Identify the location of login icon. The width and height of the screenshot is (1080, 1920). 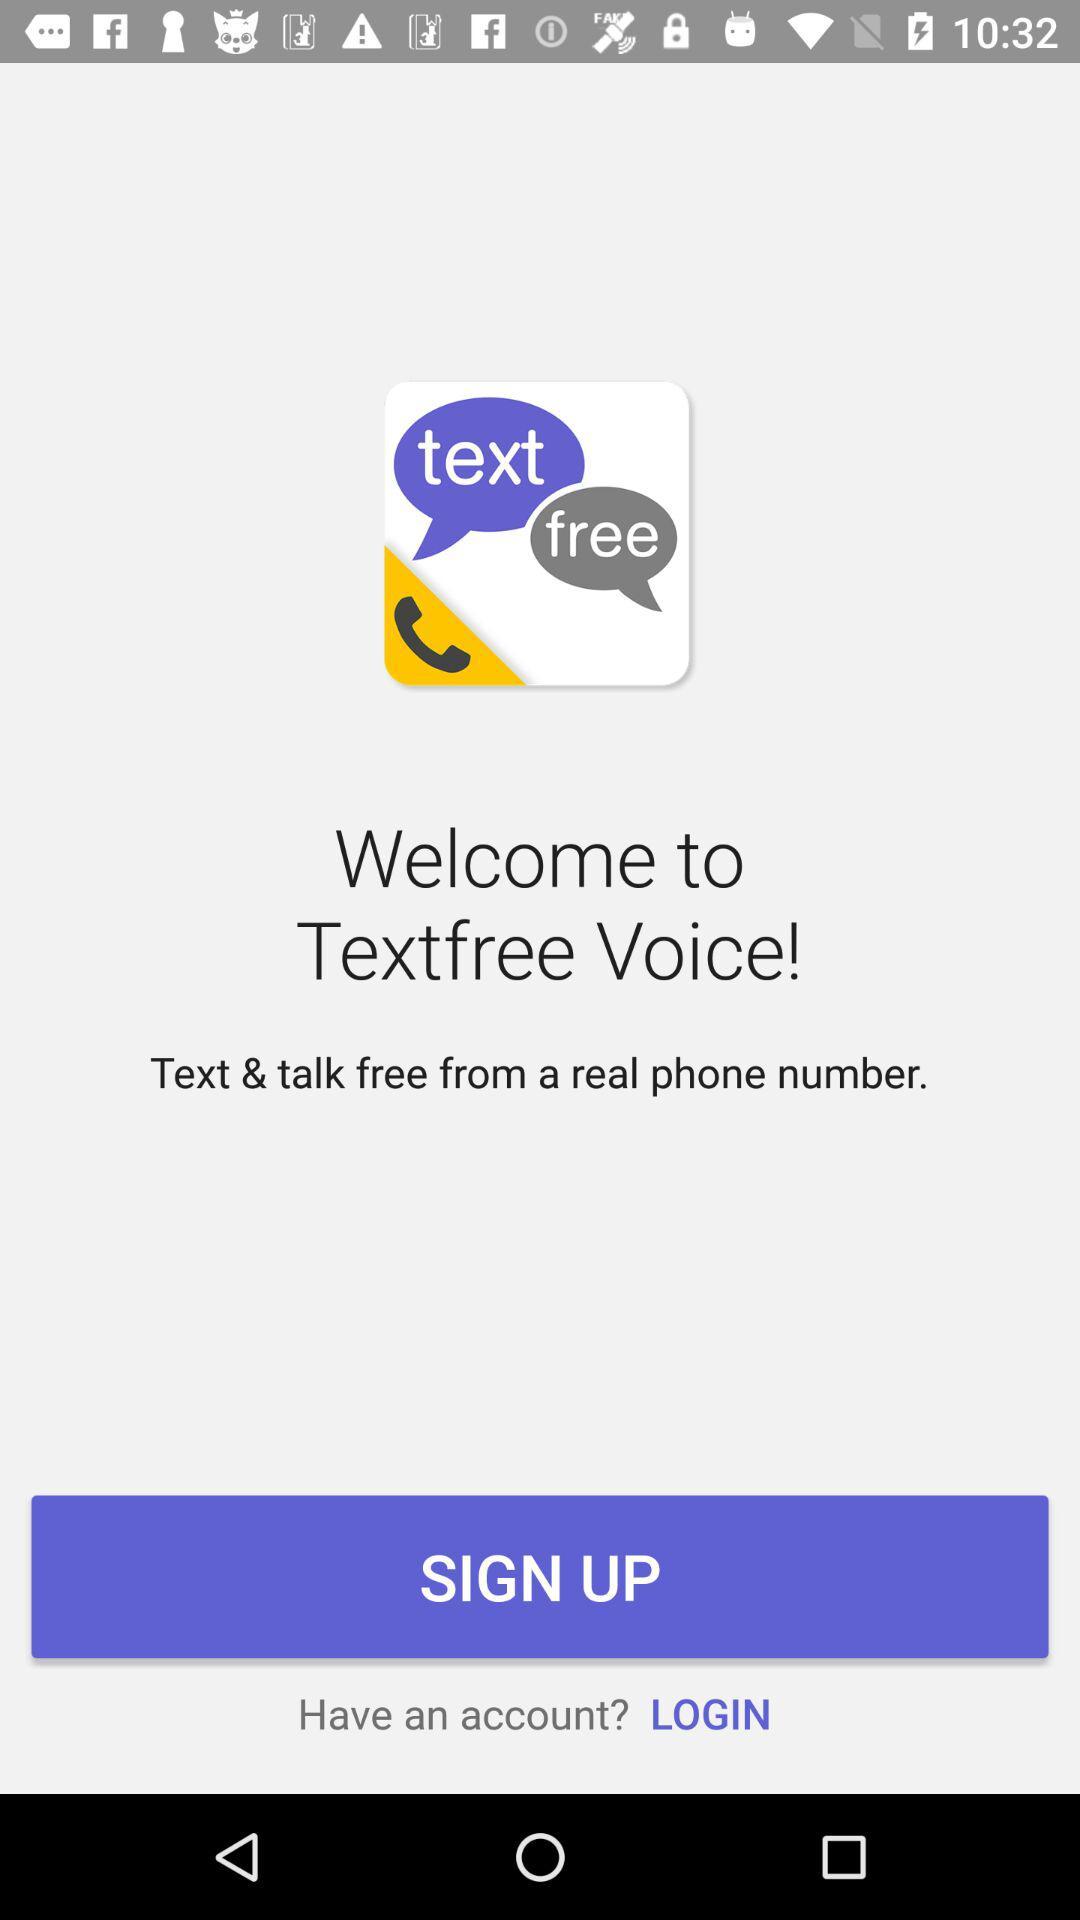
(709, 1712).